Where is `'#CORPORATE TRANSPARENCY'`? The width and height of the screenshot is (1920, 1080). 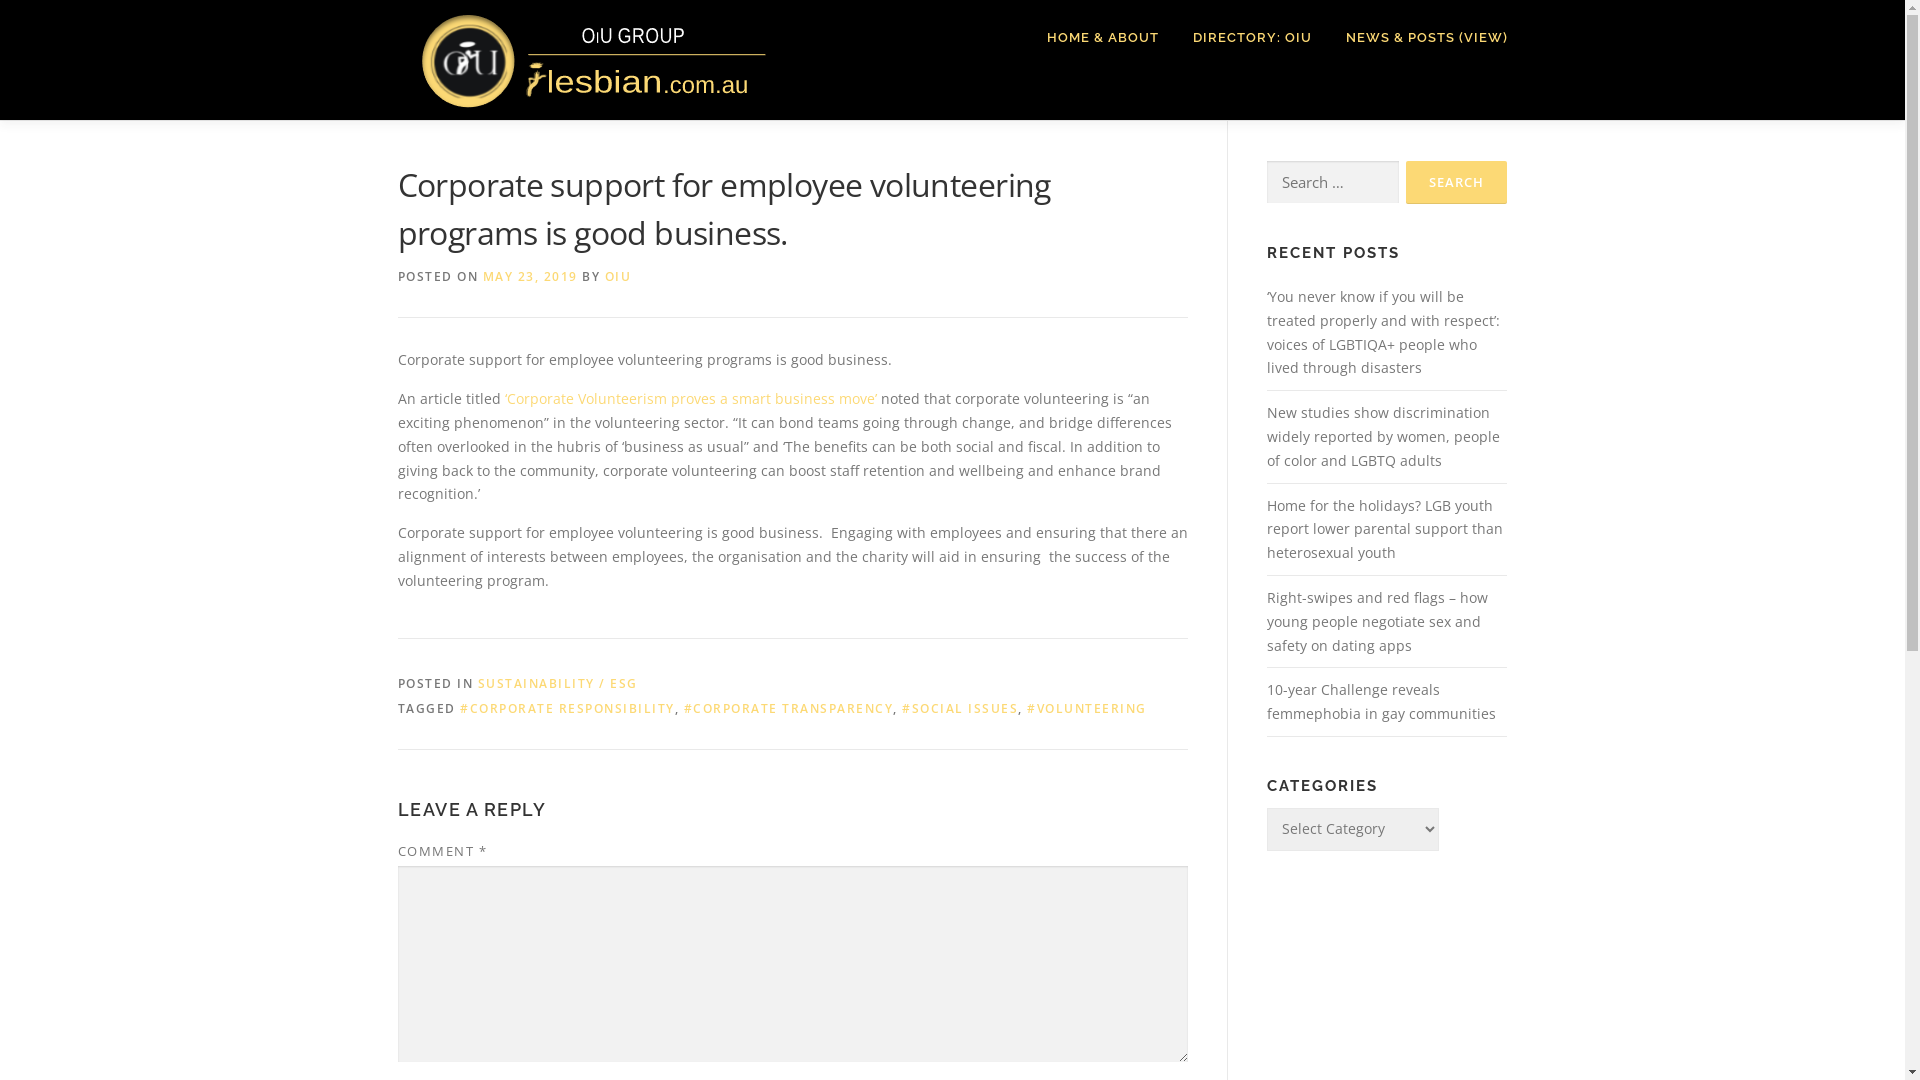 '#CORPORATE TRANSPARENCY' is located at coordinates (684, 707).